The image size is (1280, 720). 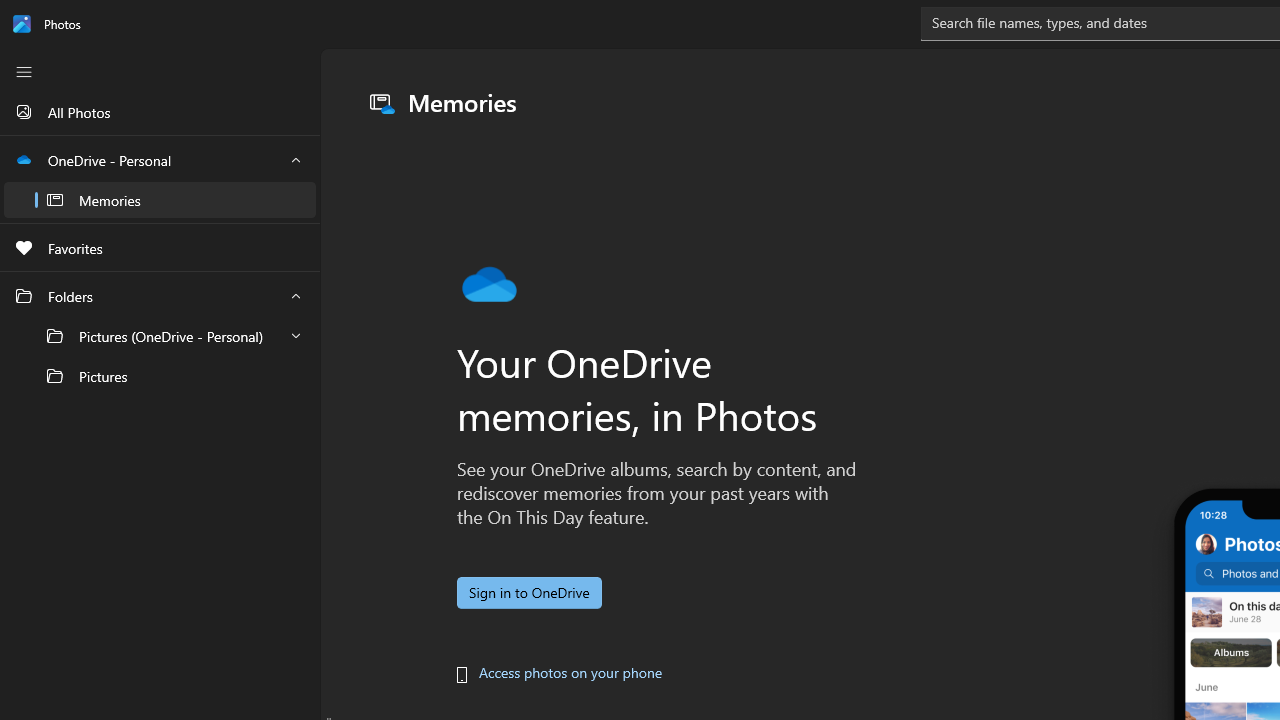 I want to click on 'Sign in to OneDrive', so click(x=529, y=591).